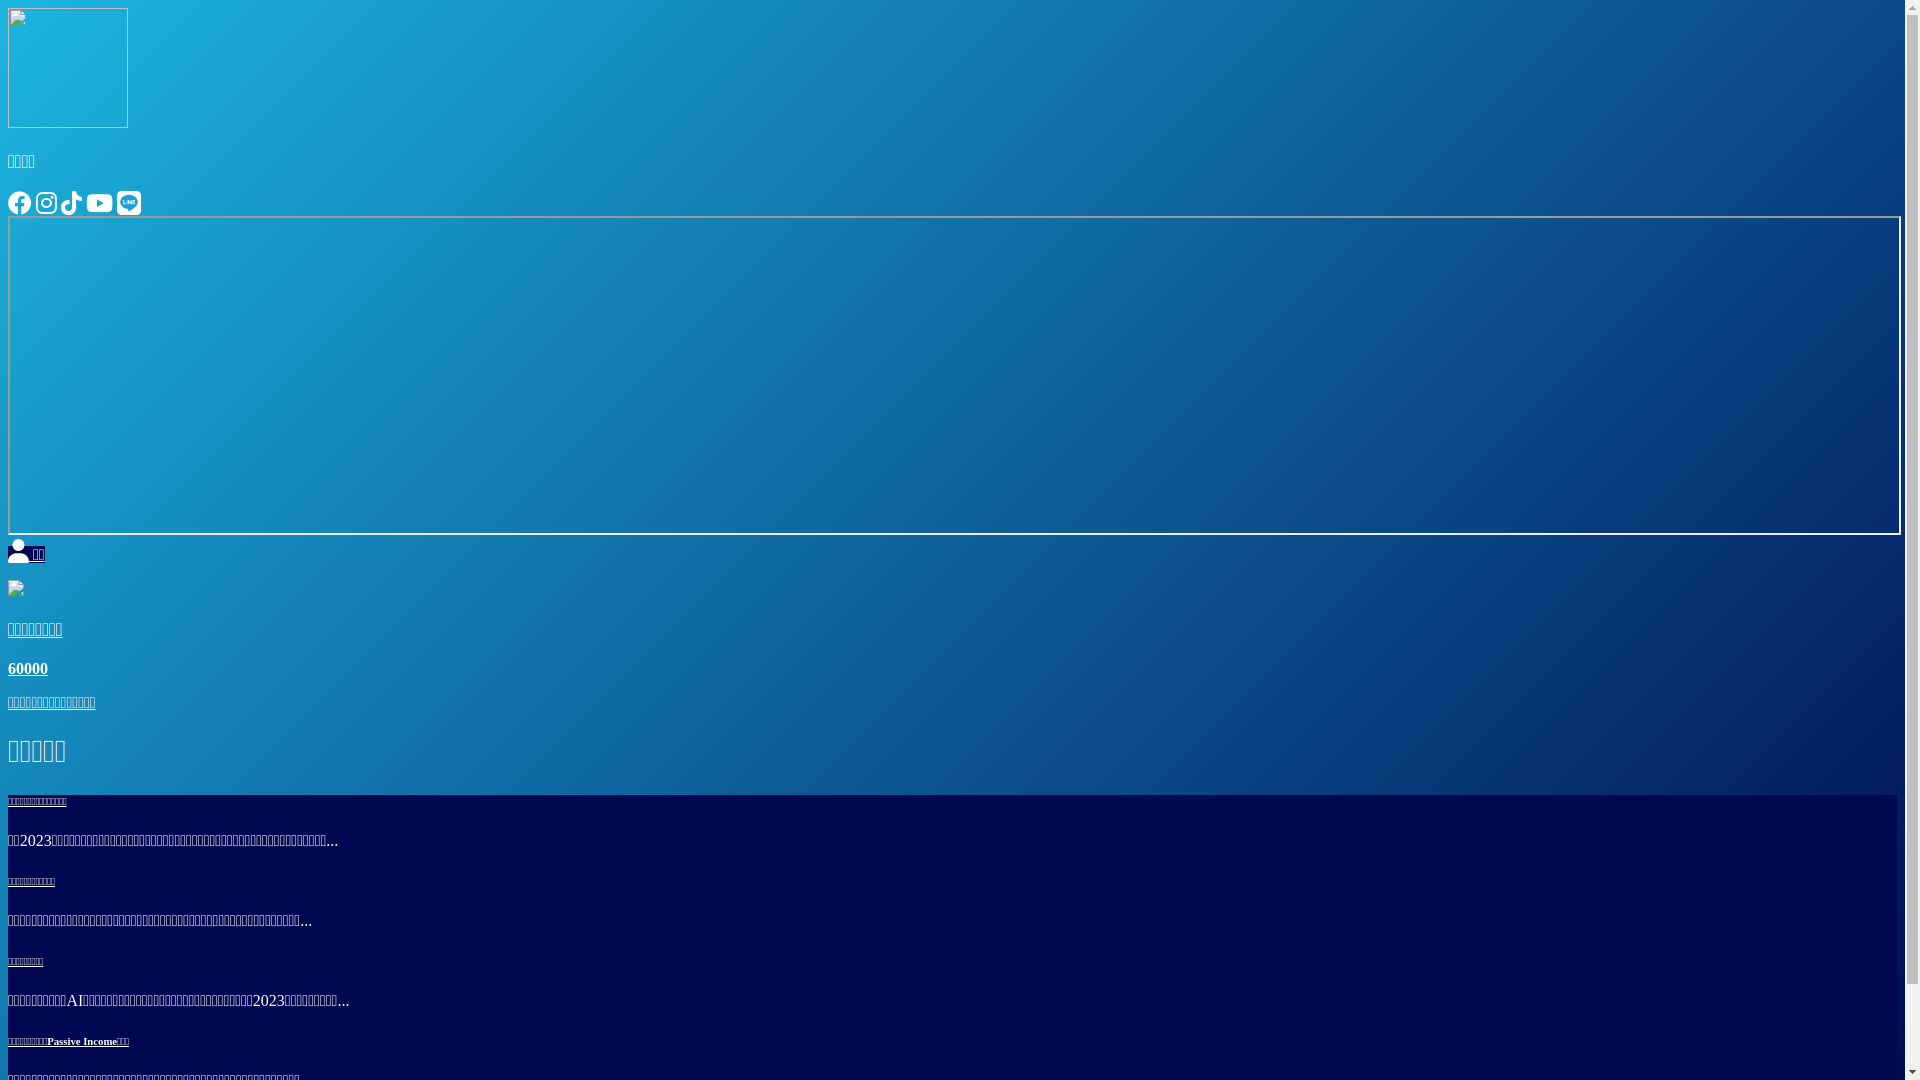  I want to click on 'Instagram', so click(46, 206).